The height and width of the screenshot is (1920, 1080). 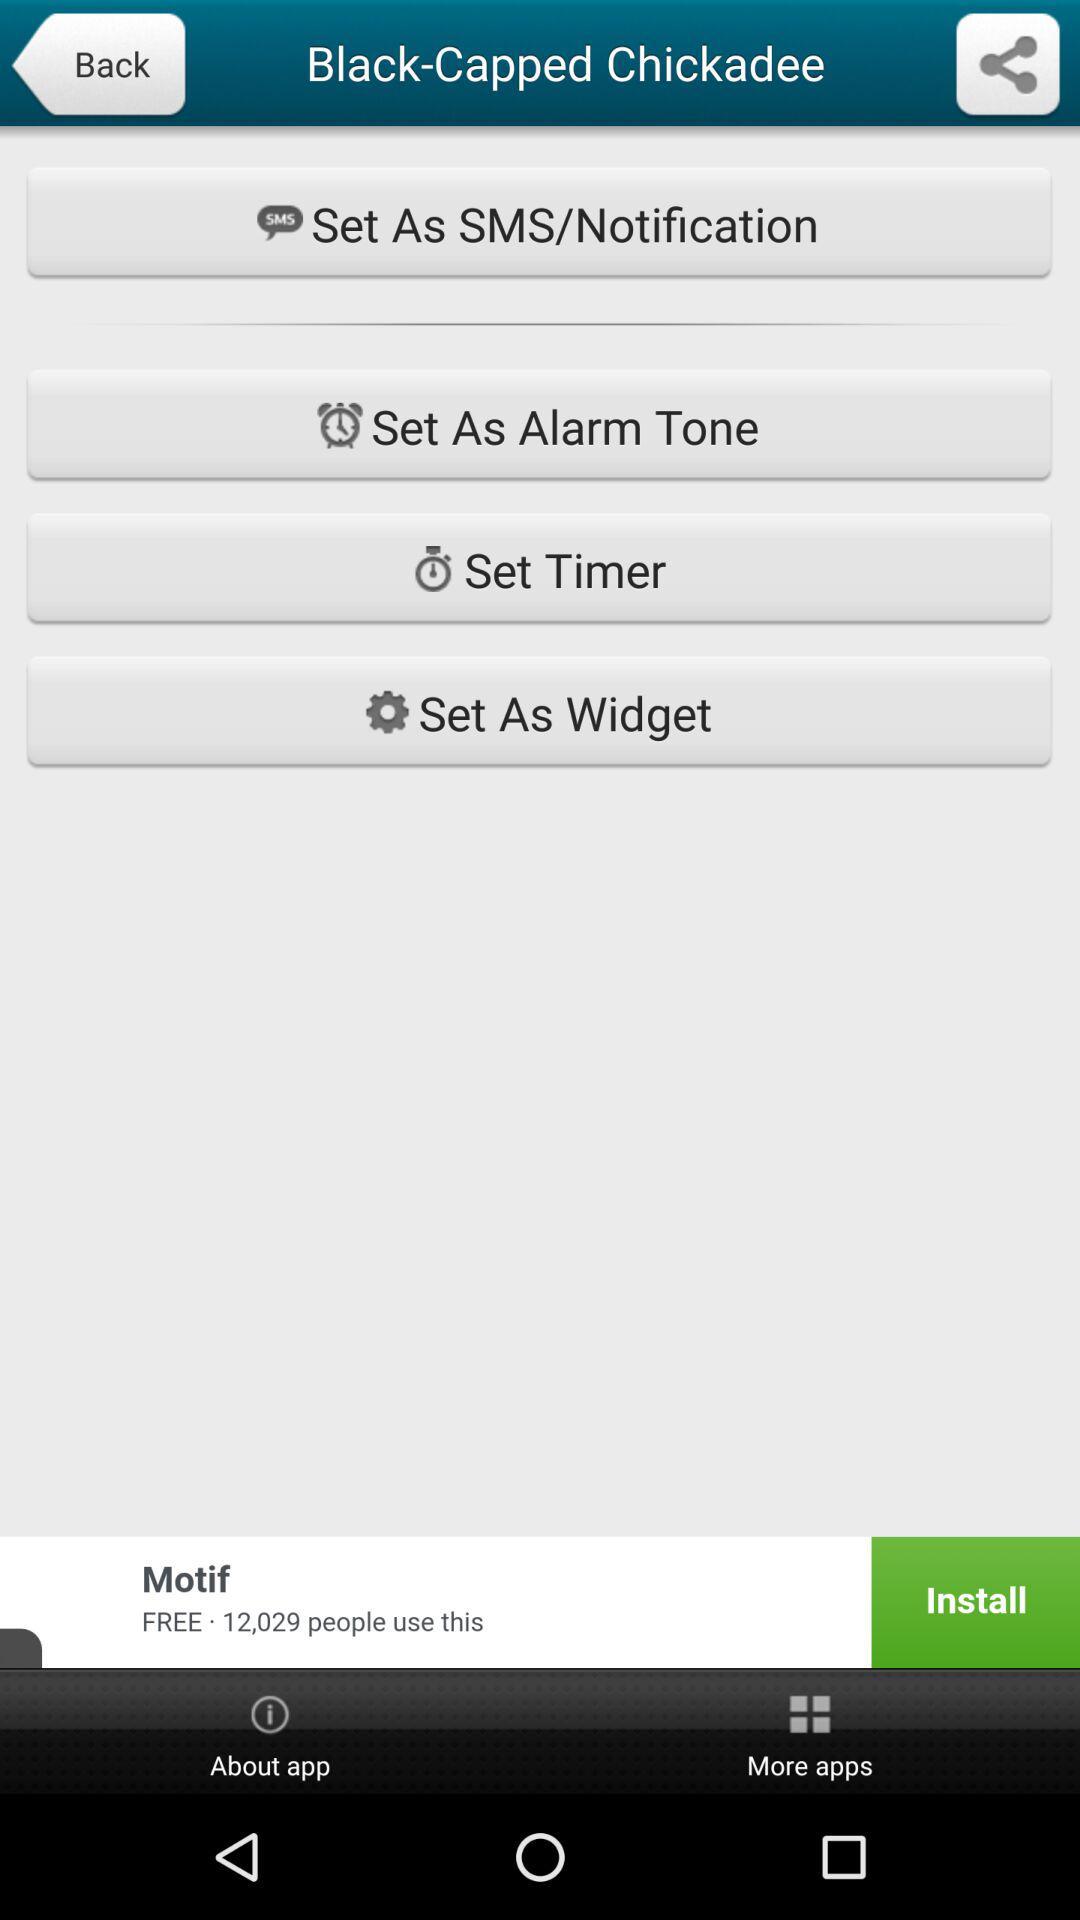 What do you see at coordinates (1007, 66) in the screenshot?
I see `download content` at bounding box center [1007, 66].